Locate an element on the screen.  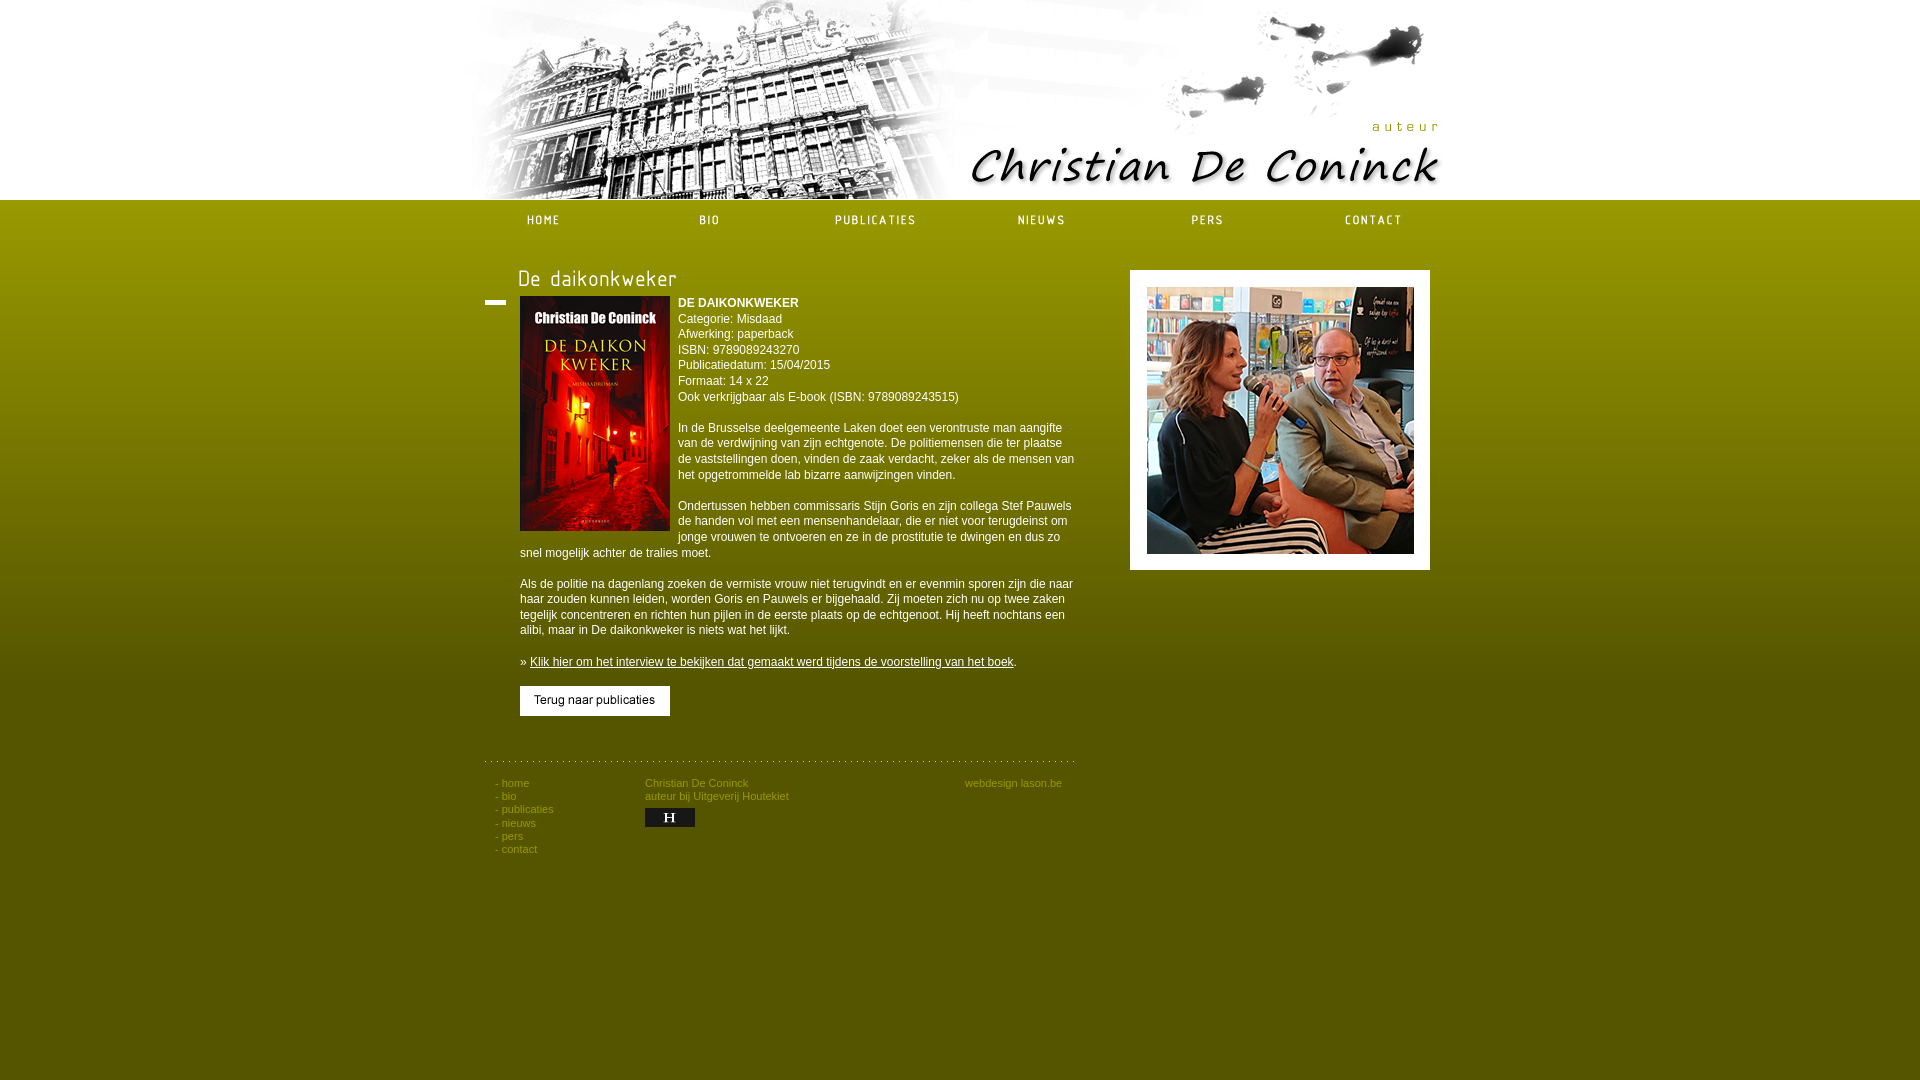
'home' is located at coordinates (516, 782).